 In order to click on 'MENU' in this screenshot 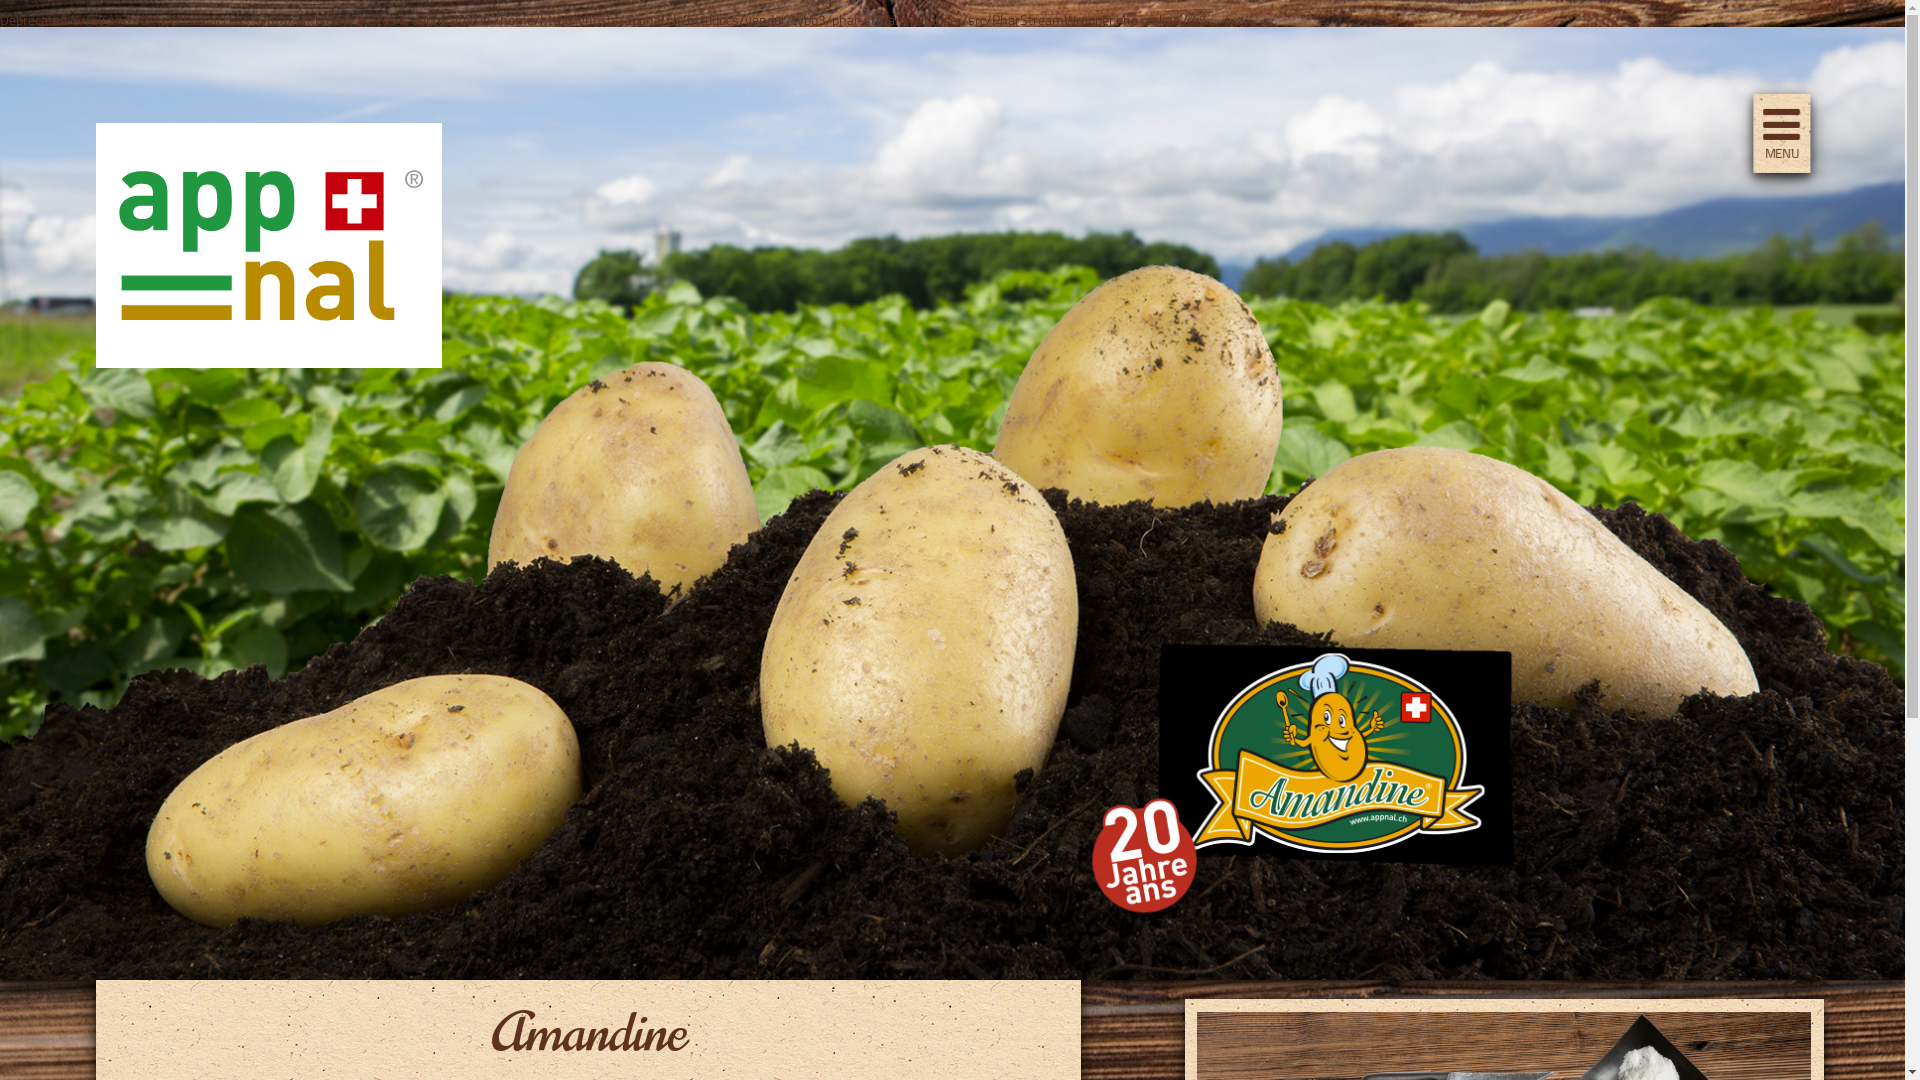, I will do `click(1780, 131)`.